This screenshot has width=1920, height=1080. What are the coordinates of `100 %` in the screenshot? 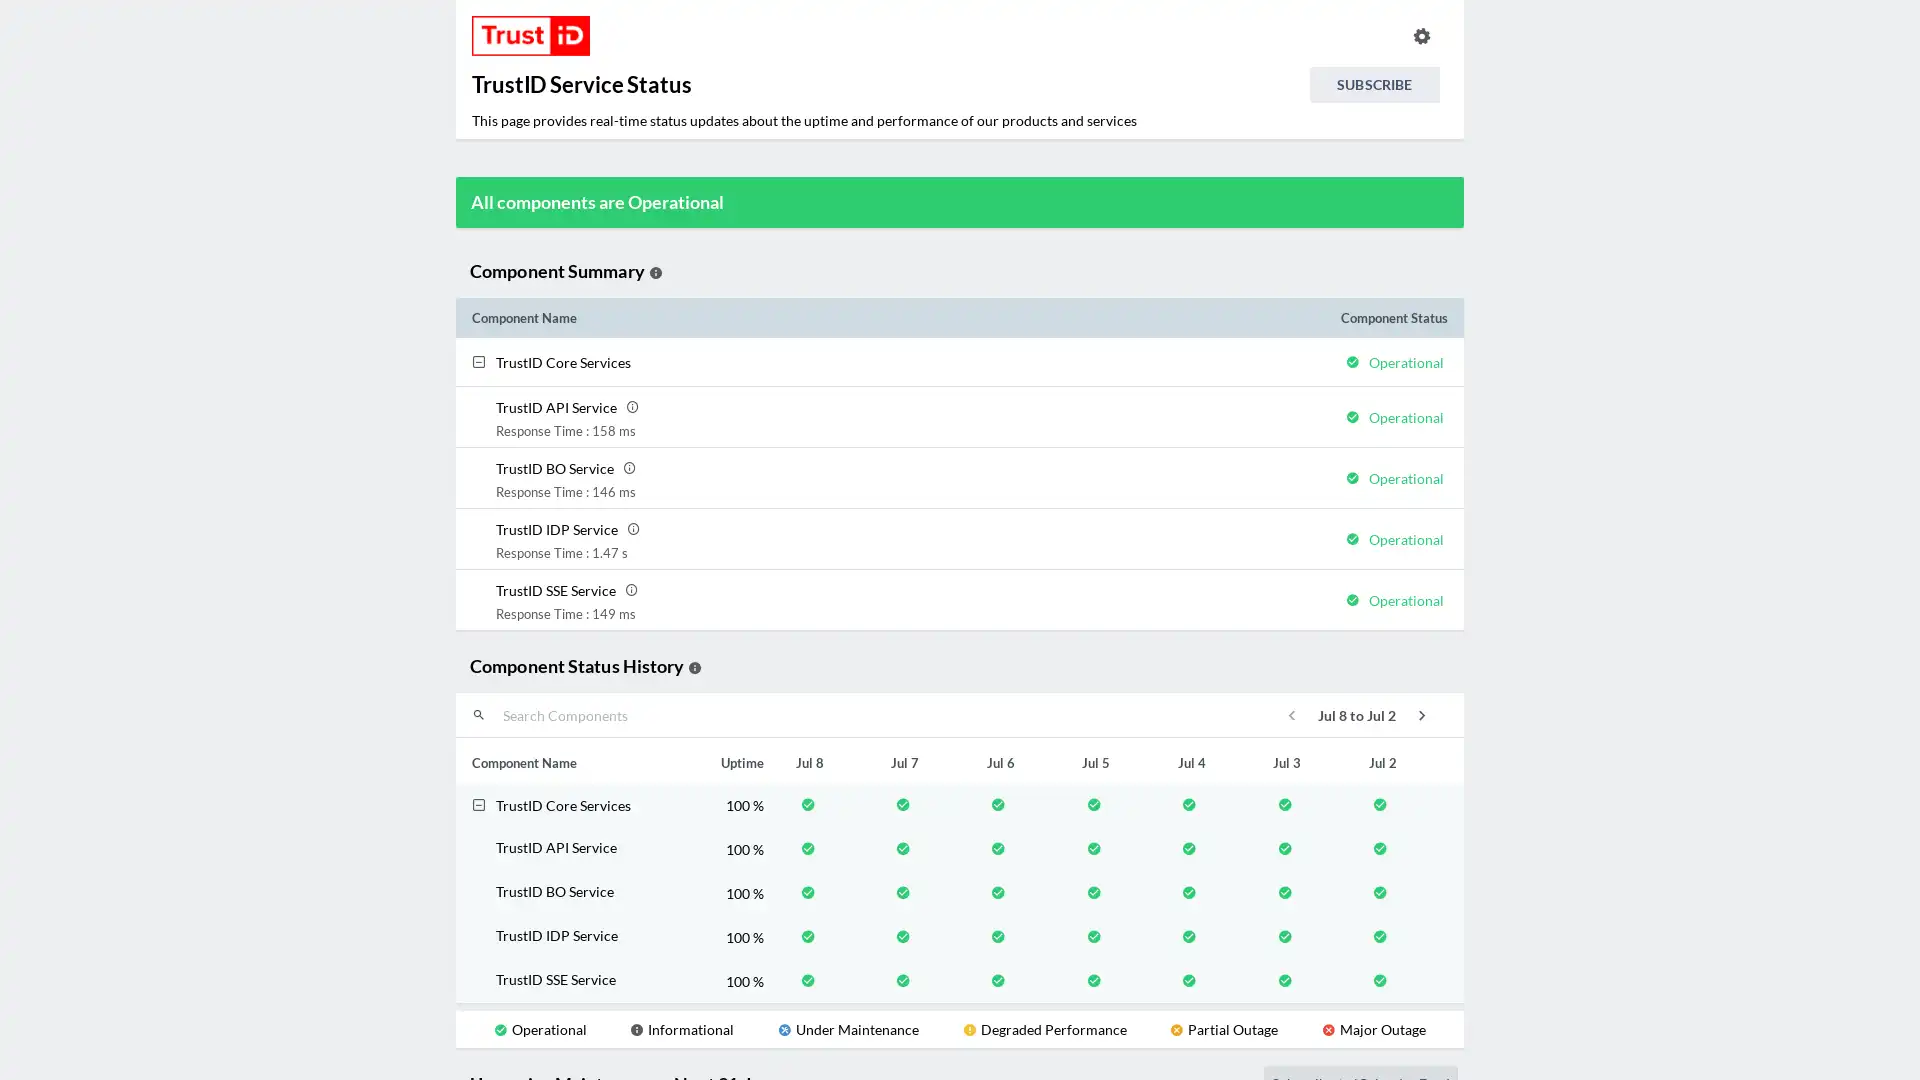 It's located at (743, 936).